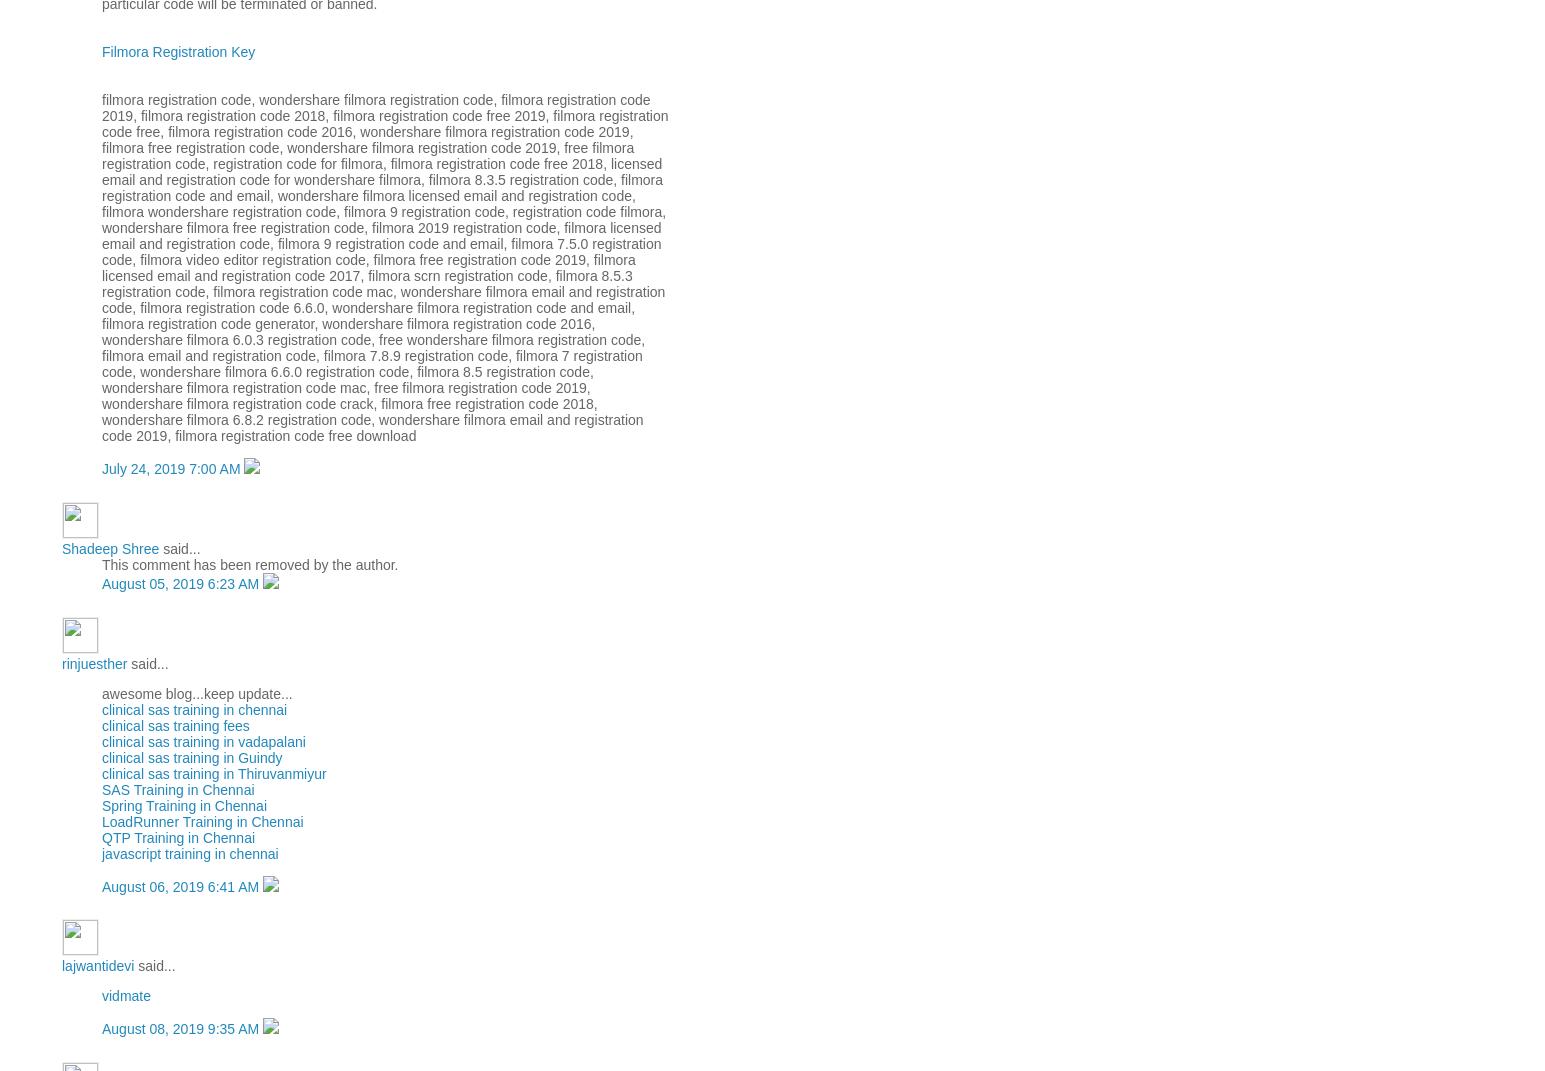 This screenshot has width=1545, height=1071. I want to click on 'QTP Training in Chennai', so click(178, 835).